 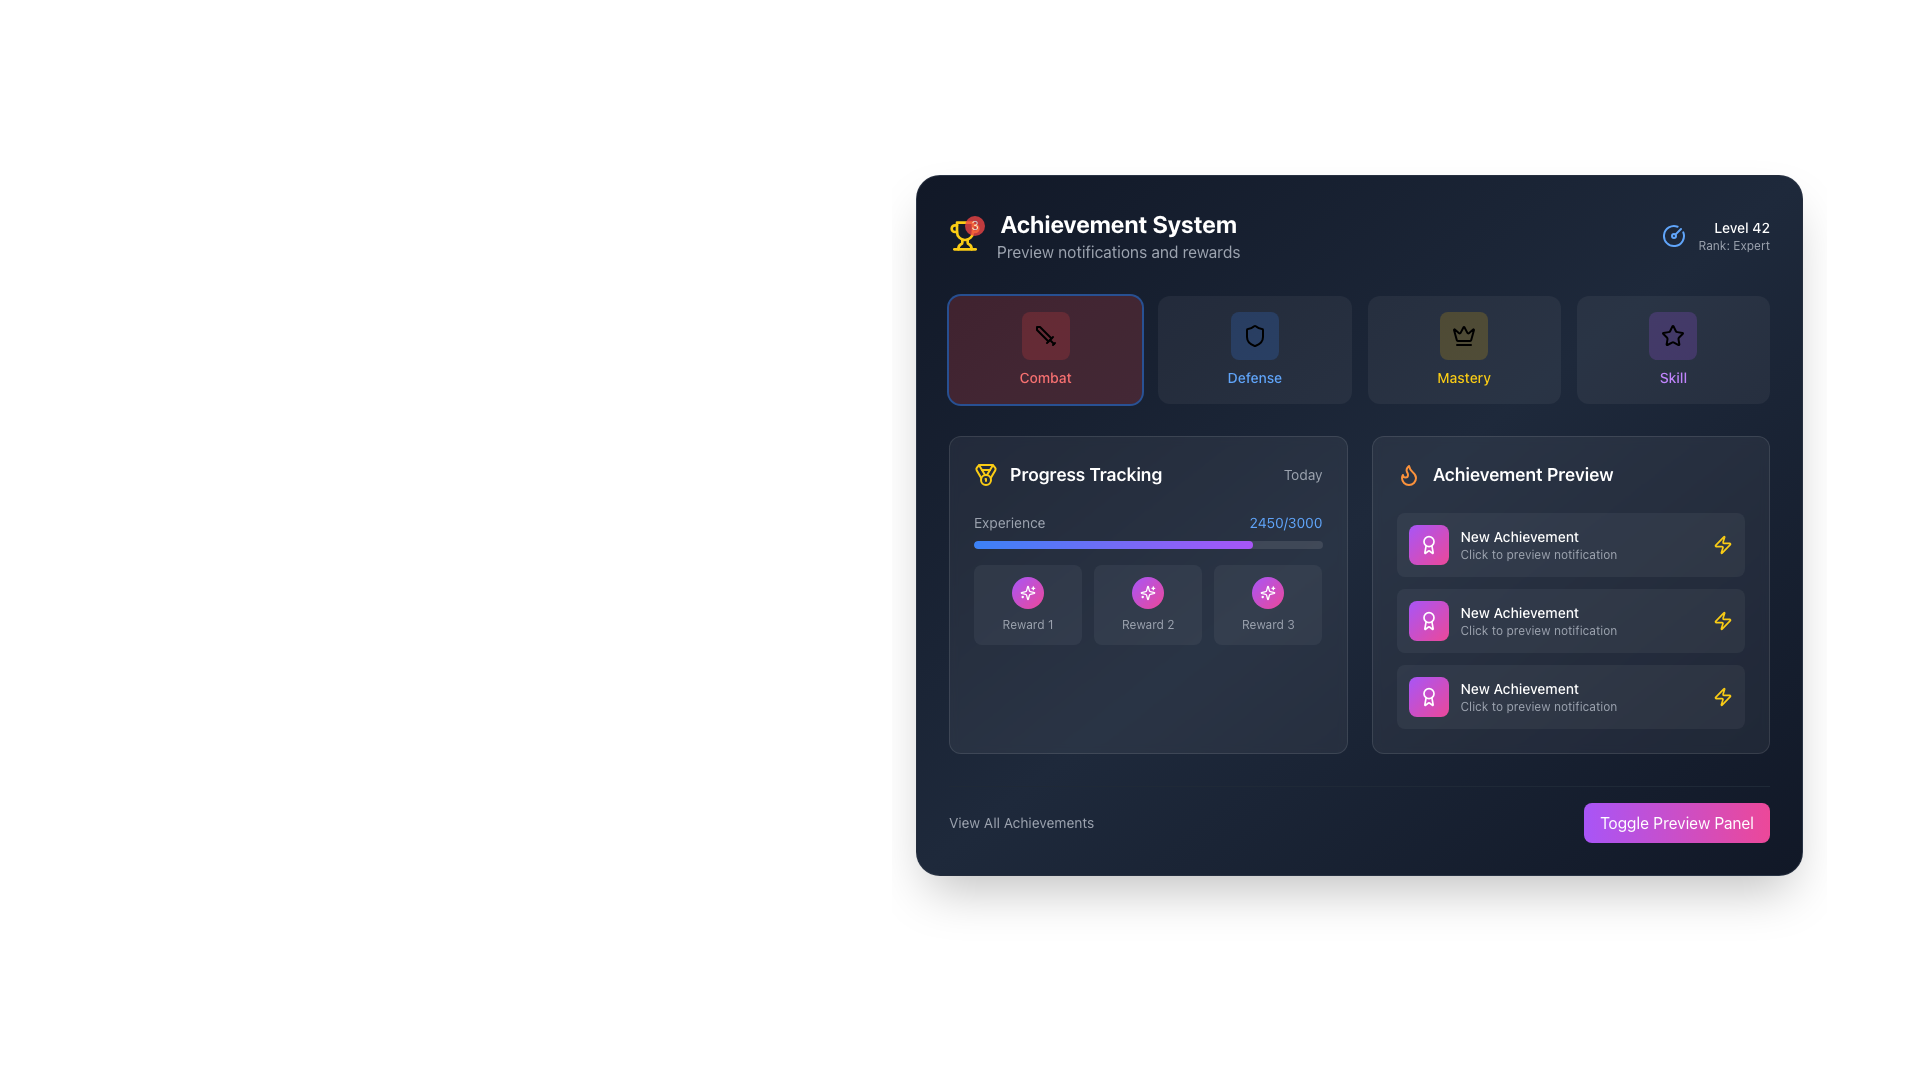 I want to click on the 'Mastery' text label, which indicates the category within the selectable menu, located in the third position after 'Combat' and 'Defense', so click(x=1464, y=378).